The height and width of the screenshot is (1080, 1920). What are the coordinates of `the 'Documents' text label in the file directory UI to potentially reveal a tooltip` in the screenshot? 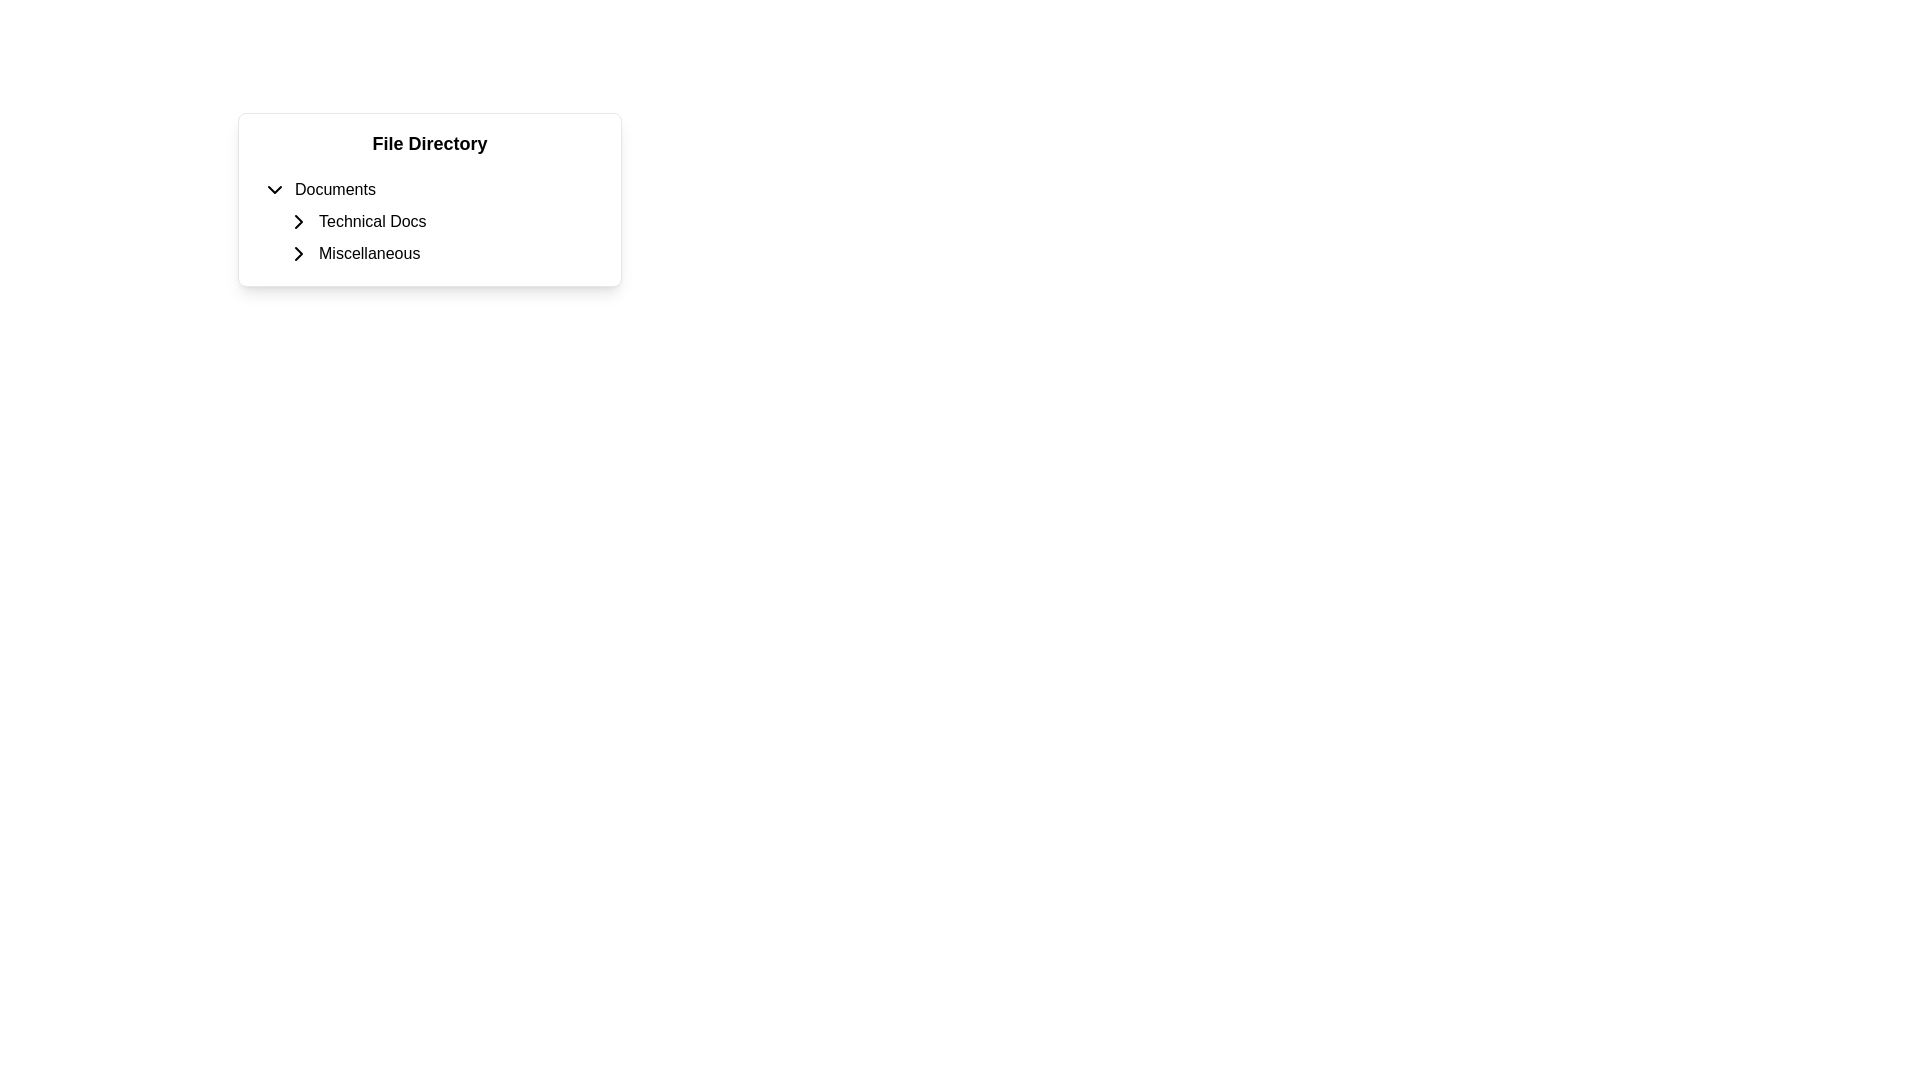 It's located at (335, 189).